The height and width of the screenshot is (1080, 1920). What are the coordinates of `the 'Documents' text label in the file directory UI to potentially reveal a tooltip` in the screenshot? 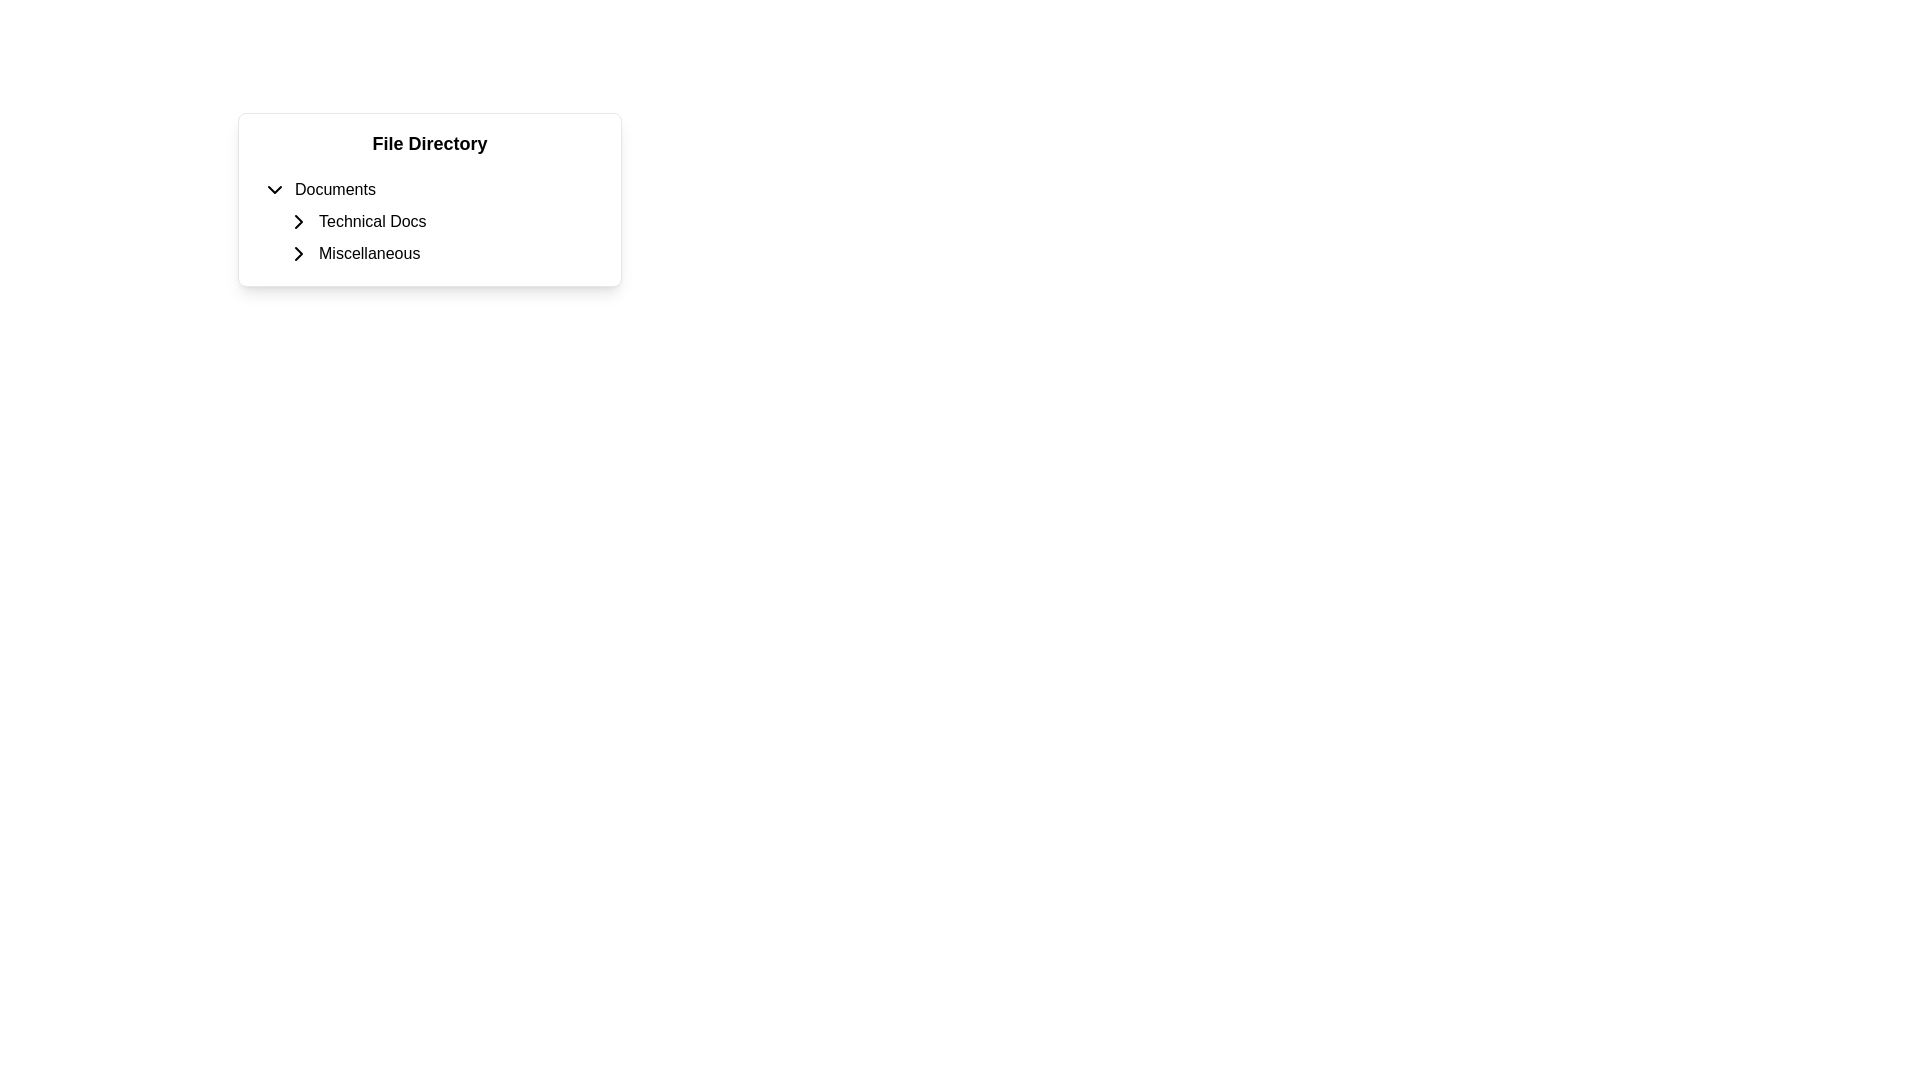 It's located at (335, 189).